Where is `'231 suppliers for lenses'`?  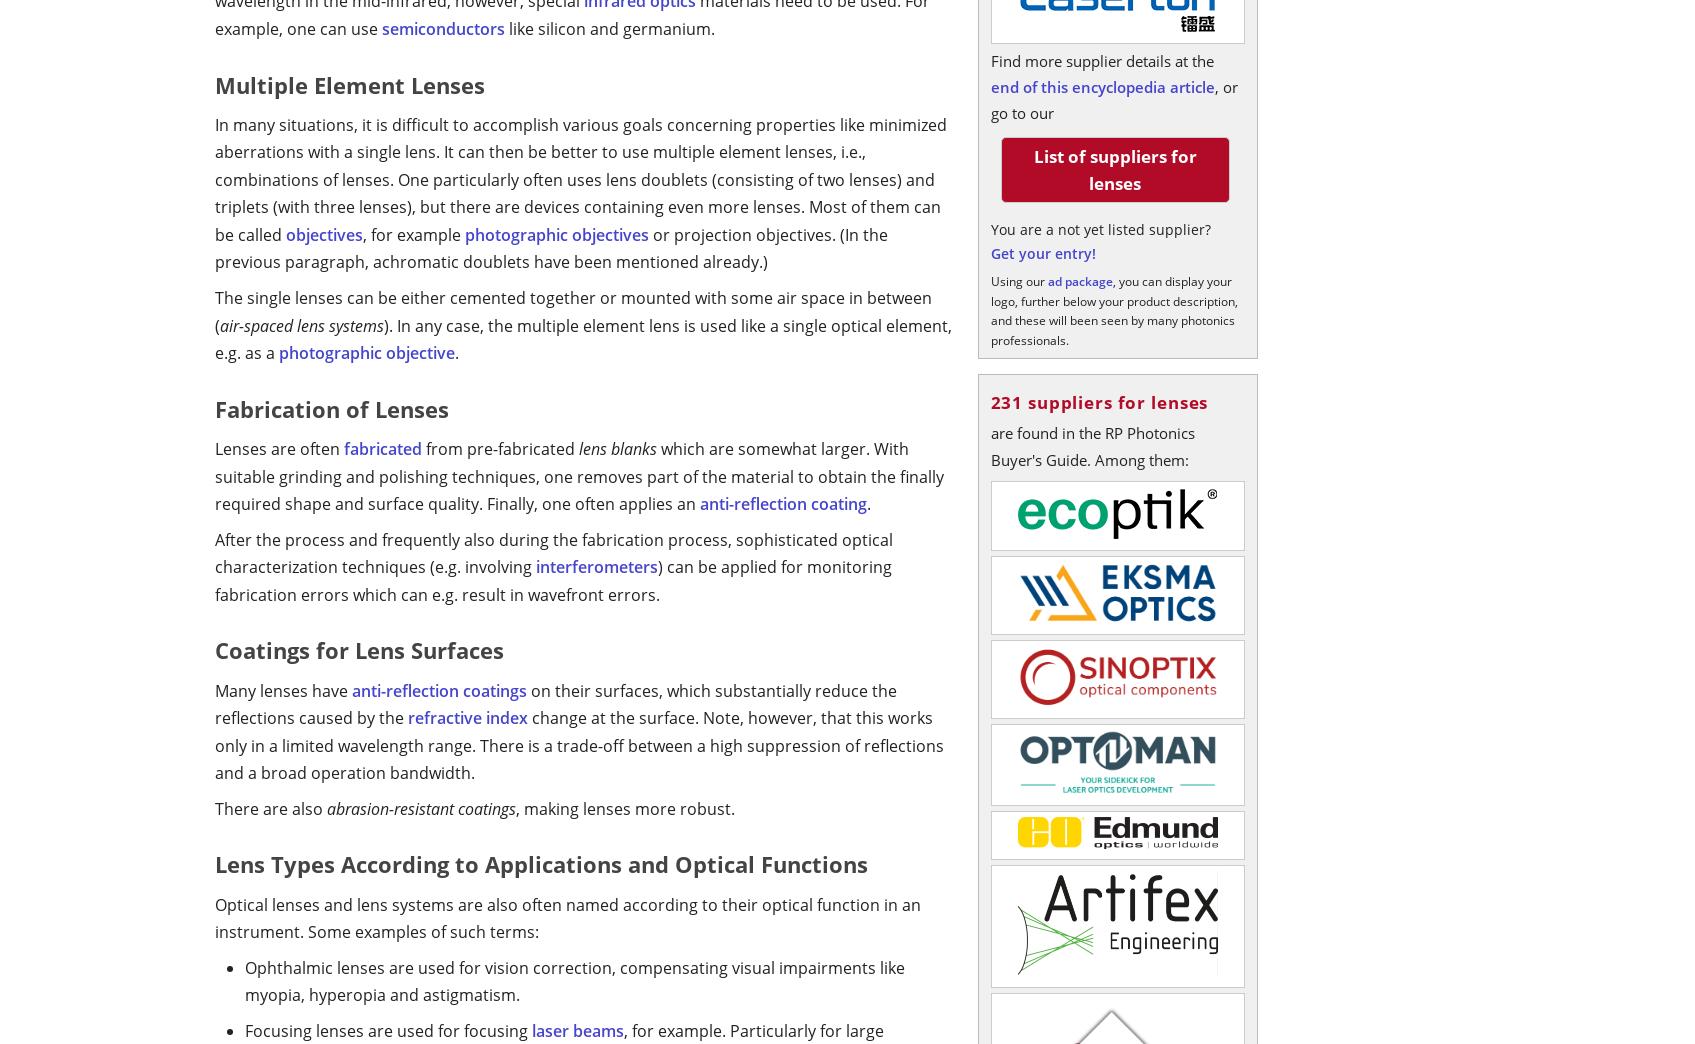
'231 suppliers for lenses' is located at coordinates (989, 401).